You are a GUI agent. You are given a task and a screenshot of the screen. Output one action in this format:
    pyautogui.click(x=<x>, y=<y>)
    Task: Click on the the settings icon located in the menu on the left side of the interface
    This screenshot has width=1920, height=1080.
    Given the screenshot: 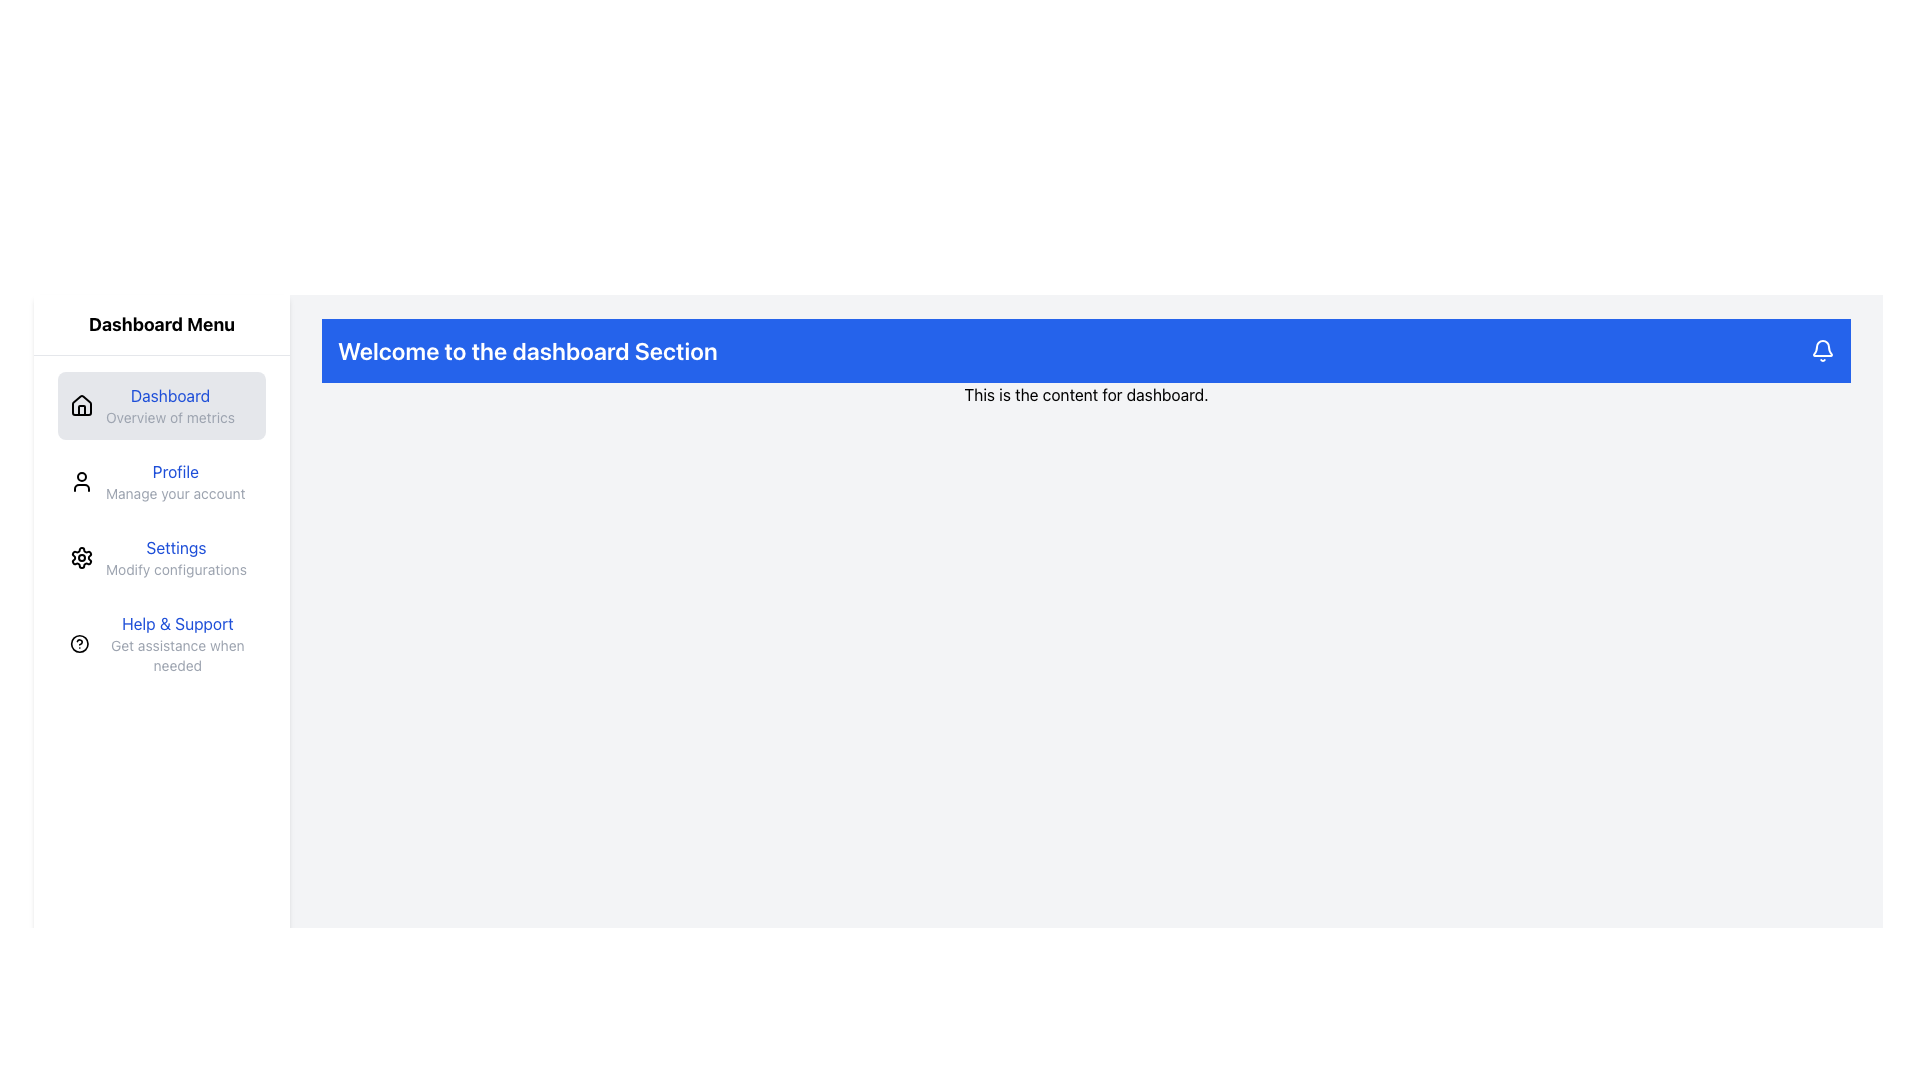 What is the action you would take?
    pyautogui.click(x=80, y=558)
    